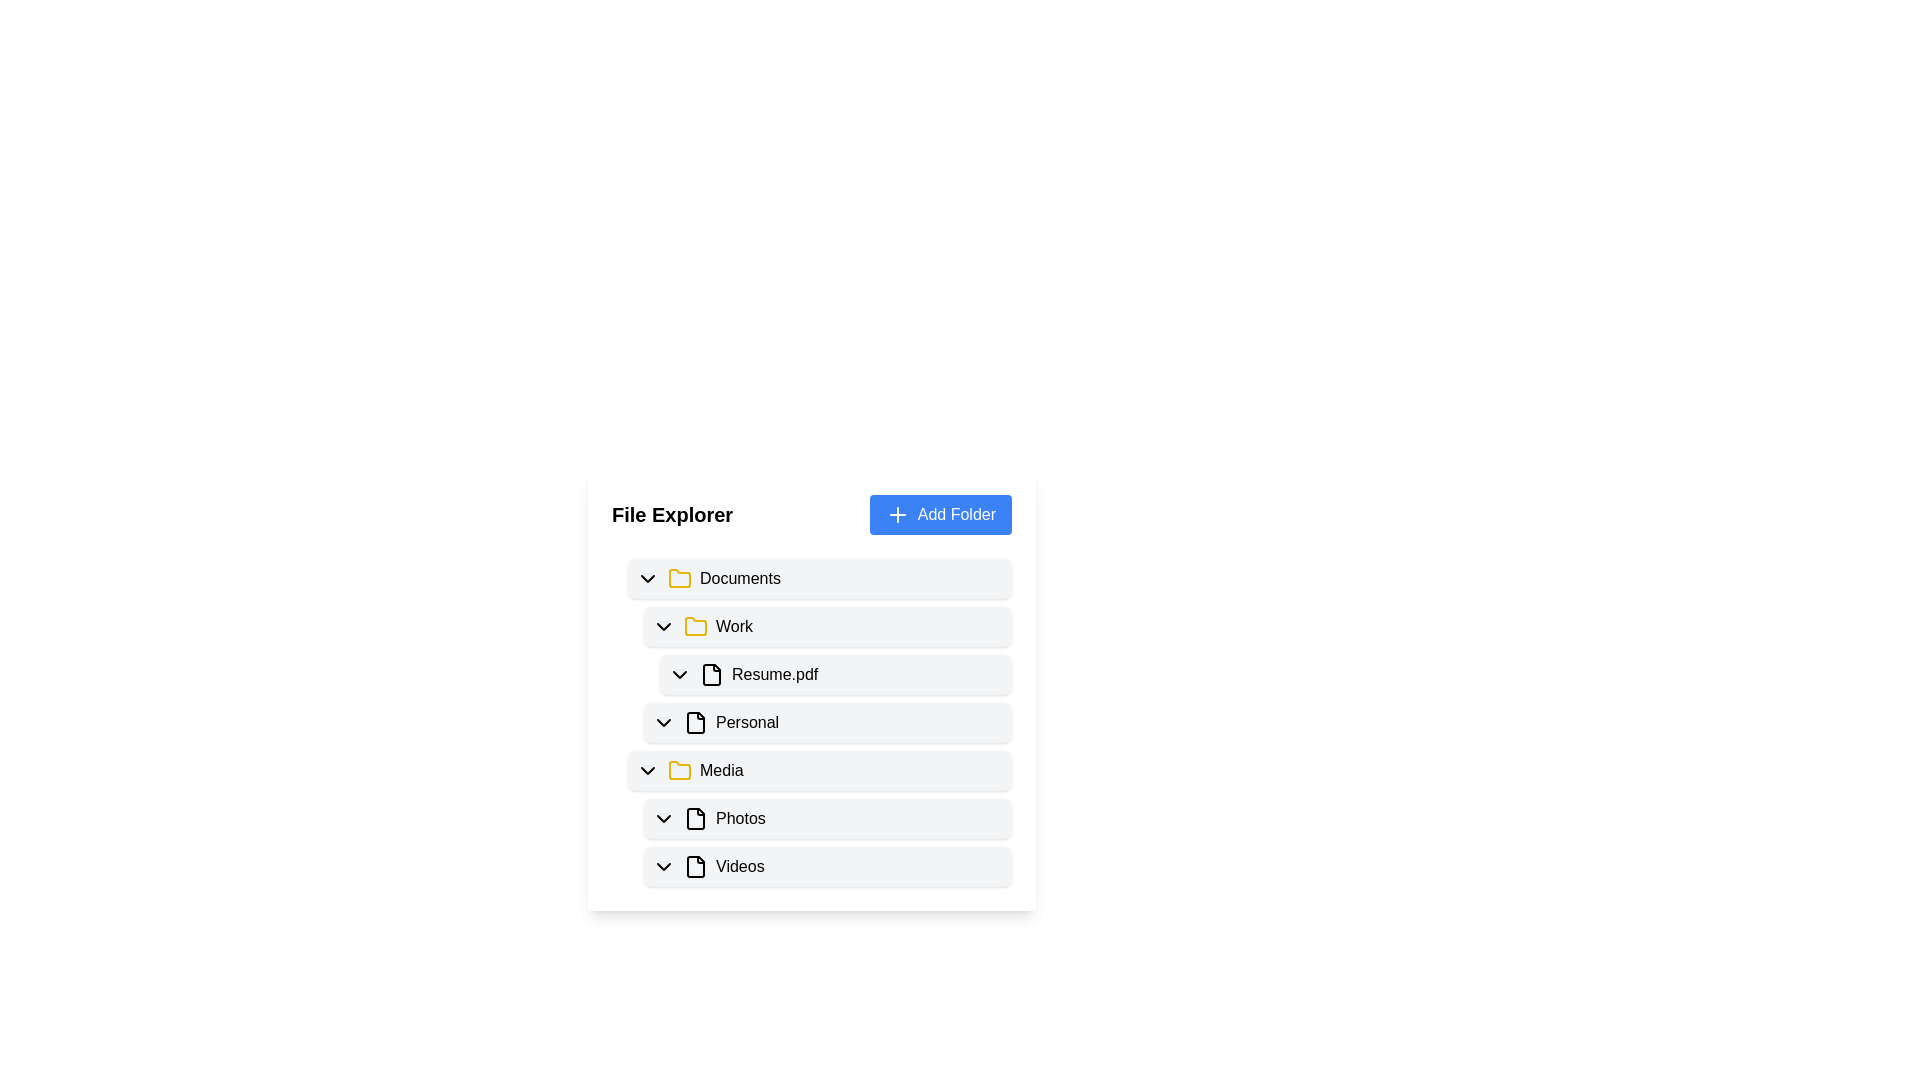 This screenshot has width=1920, height=1080. What do you see at coordinates (696, 722) in the screenshot?
I see `the second icon representing a document file in the 'Personal' section of the 'File Explorer' interface, located to the left of the text label 'Personal'` at bounding box center [696, 722].